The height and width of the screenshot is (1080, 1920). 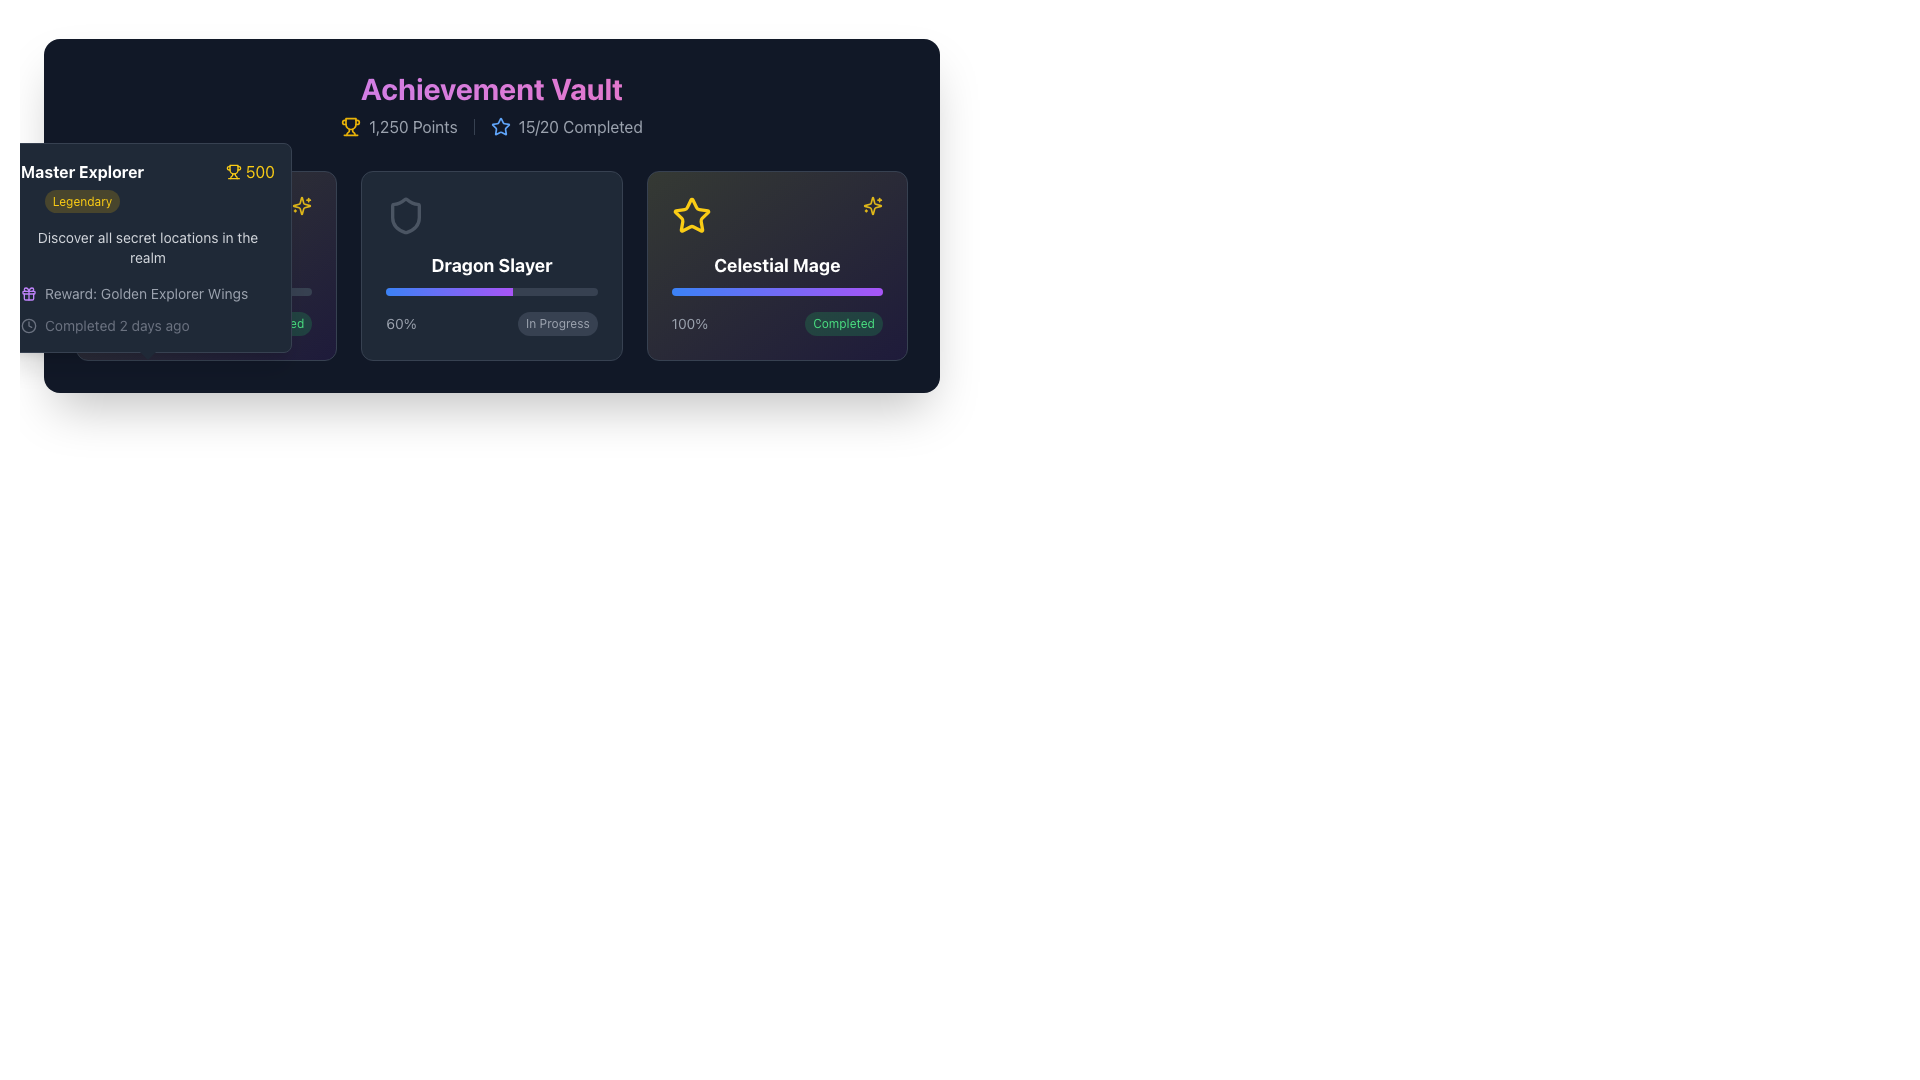 What do you see at coordinates (579, 127) in the screenshot?
I see `the informational Text label that displays user progress, located between a star icon and the text '1,250 Points'` at bounding box center [579, 127].